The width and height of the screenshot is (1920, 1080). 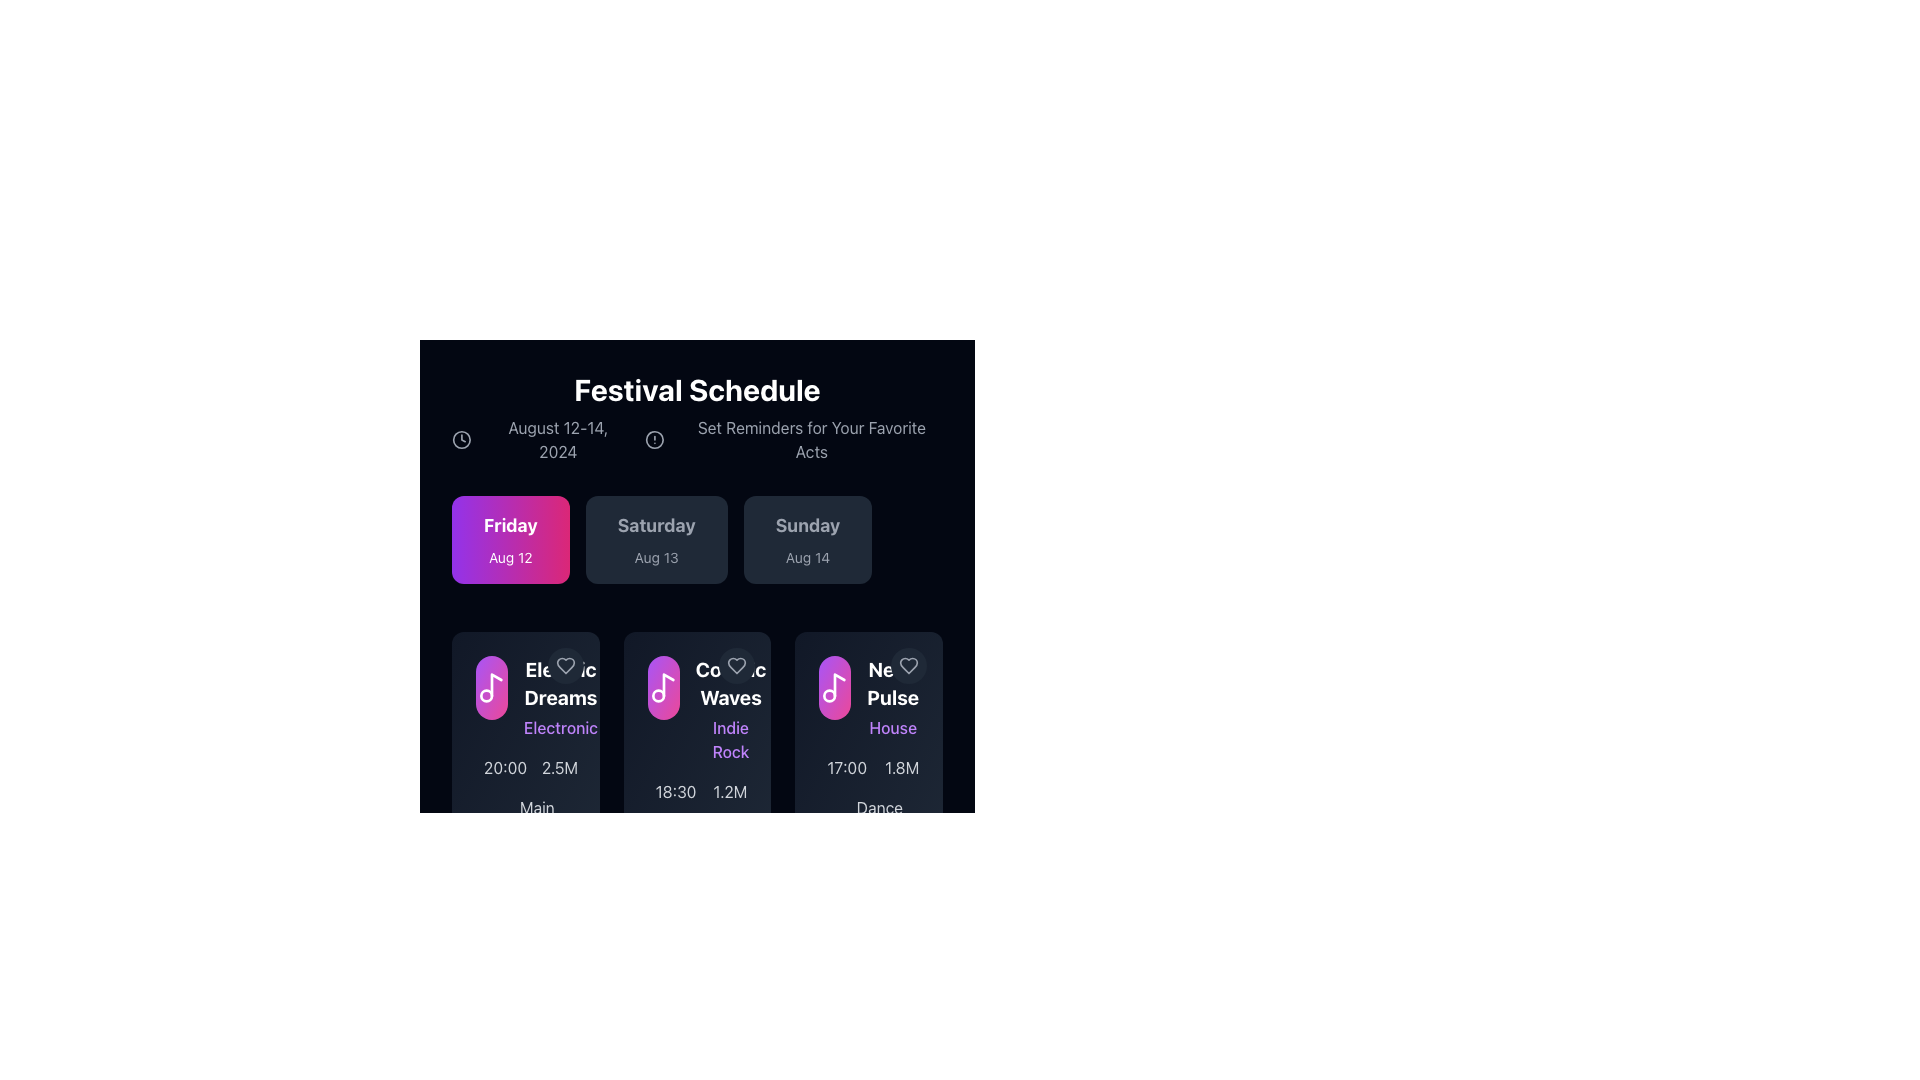 I want to click on the white musical note icon located in the third column of the musical events section under 'Festival Schedule', which aligns with the 'Neon Pulse' event card, so click(x=835, y=686).